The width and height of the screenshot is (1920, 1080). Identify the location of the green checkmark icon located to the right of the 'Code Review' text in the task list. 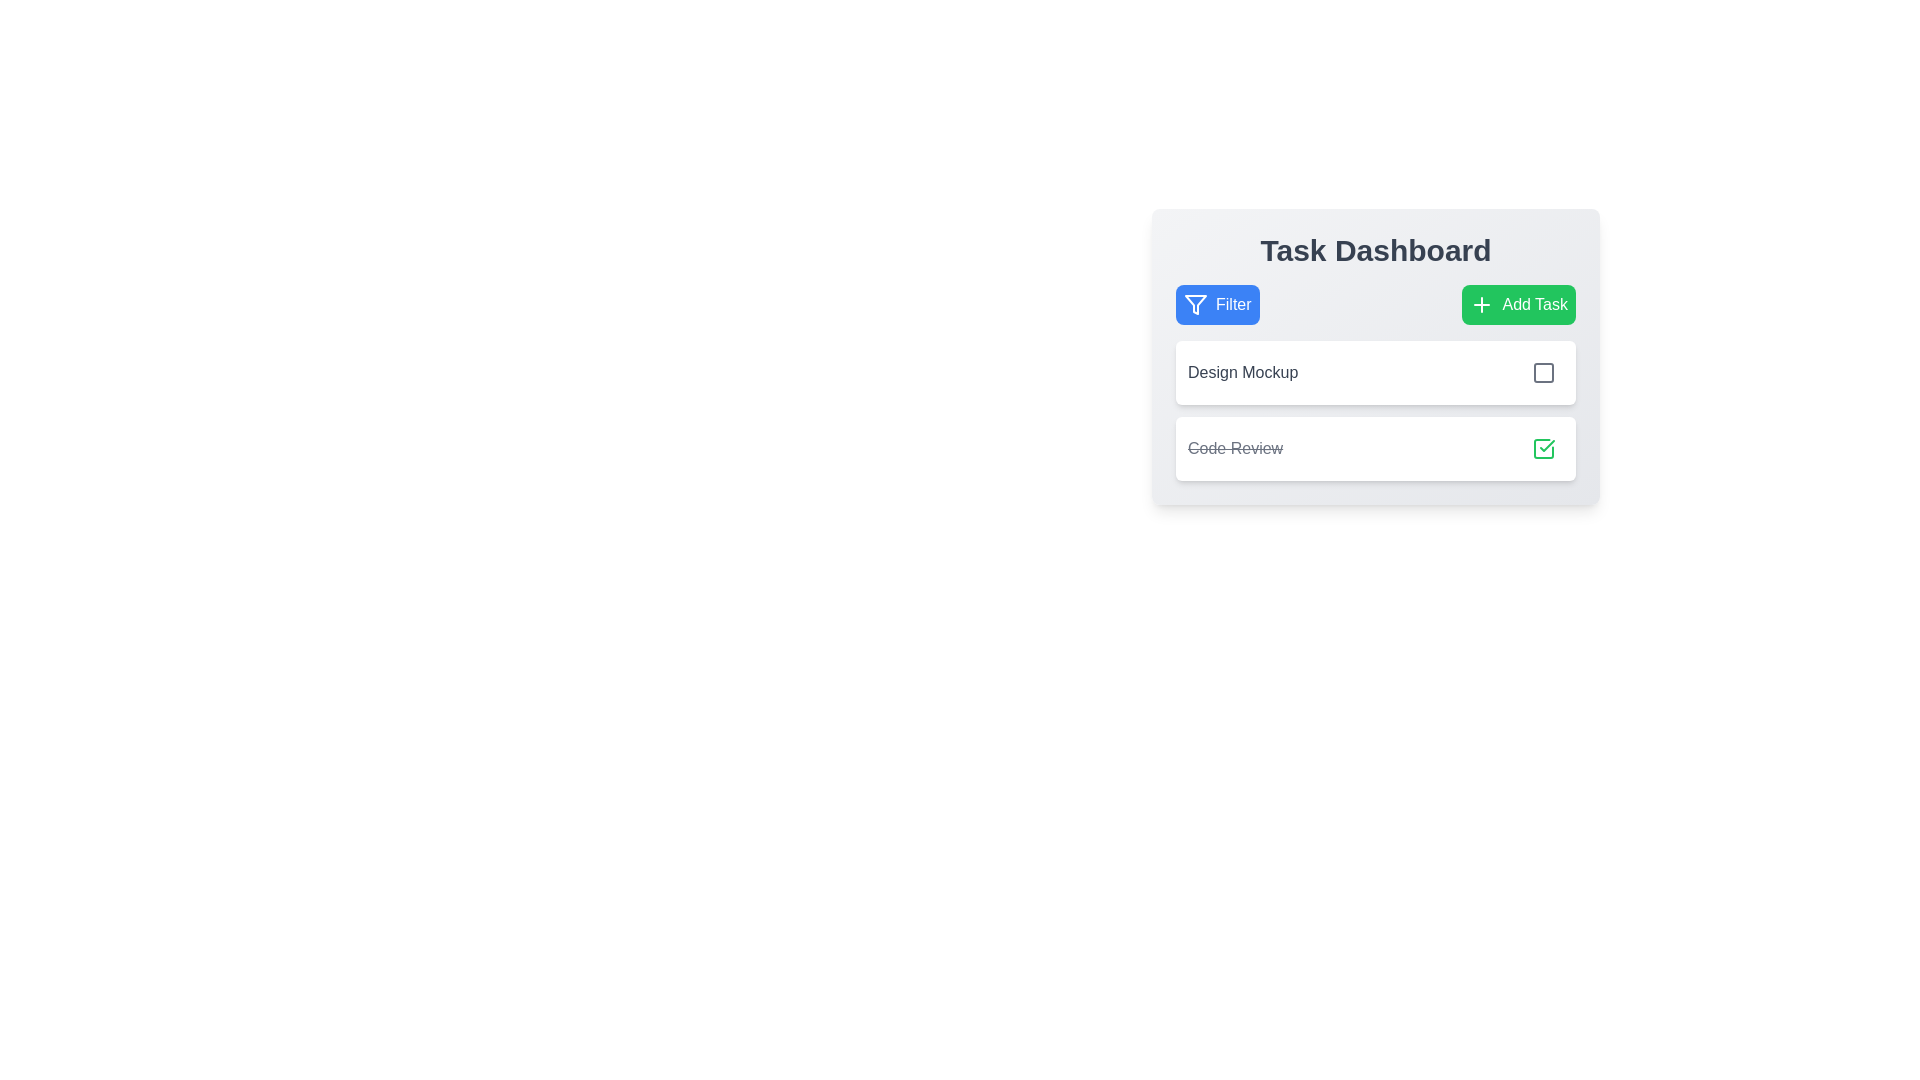
(1546, 445).